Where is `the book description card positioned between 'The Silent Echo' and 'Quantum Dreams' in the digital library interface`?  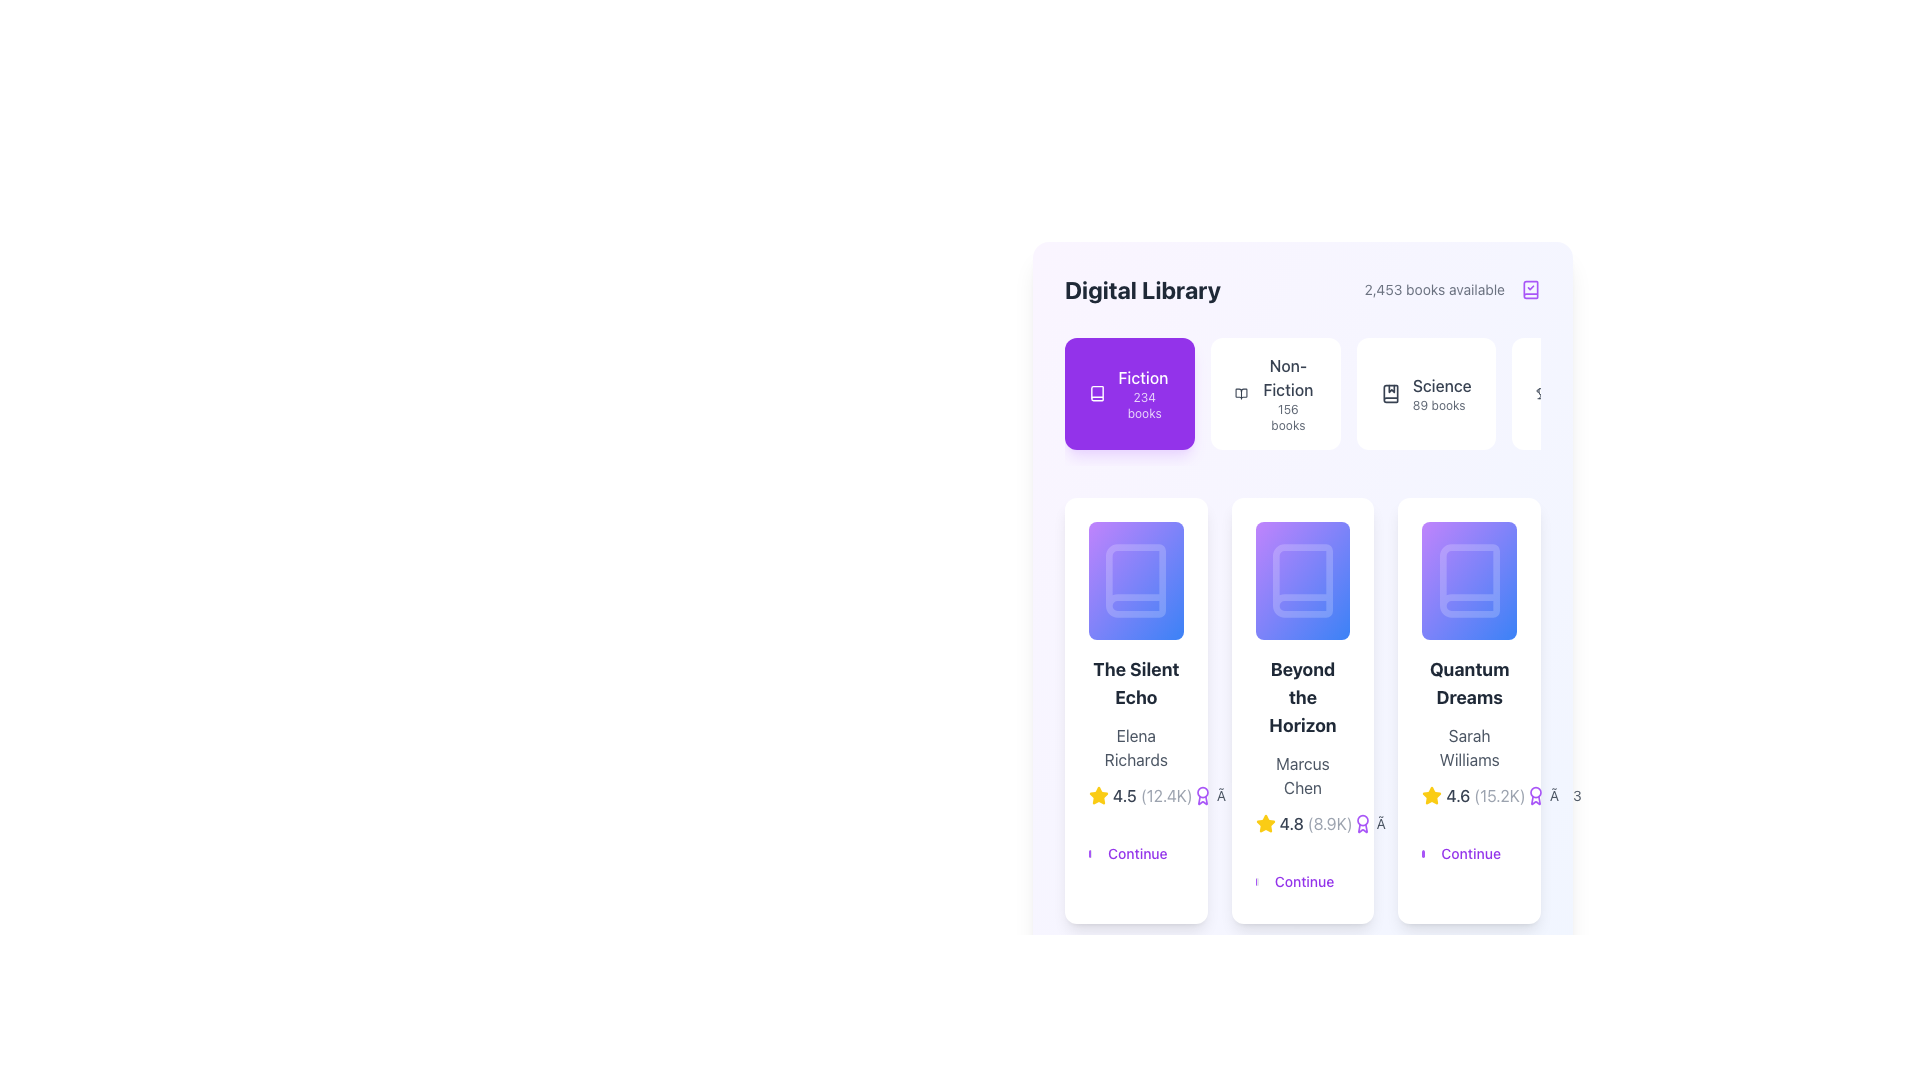
the book description card positioned between 'The Silent Echo' and 'Quantum Dreams' in the digital library interface is located at coordinates (1302, 777).